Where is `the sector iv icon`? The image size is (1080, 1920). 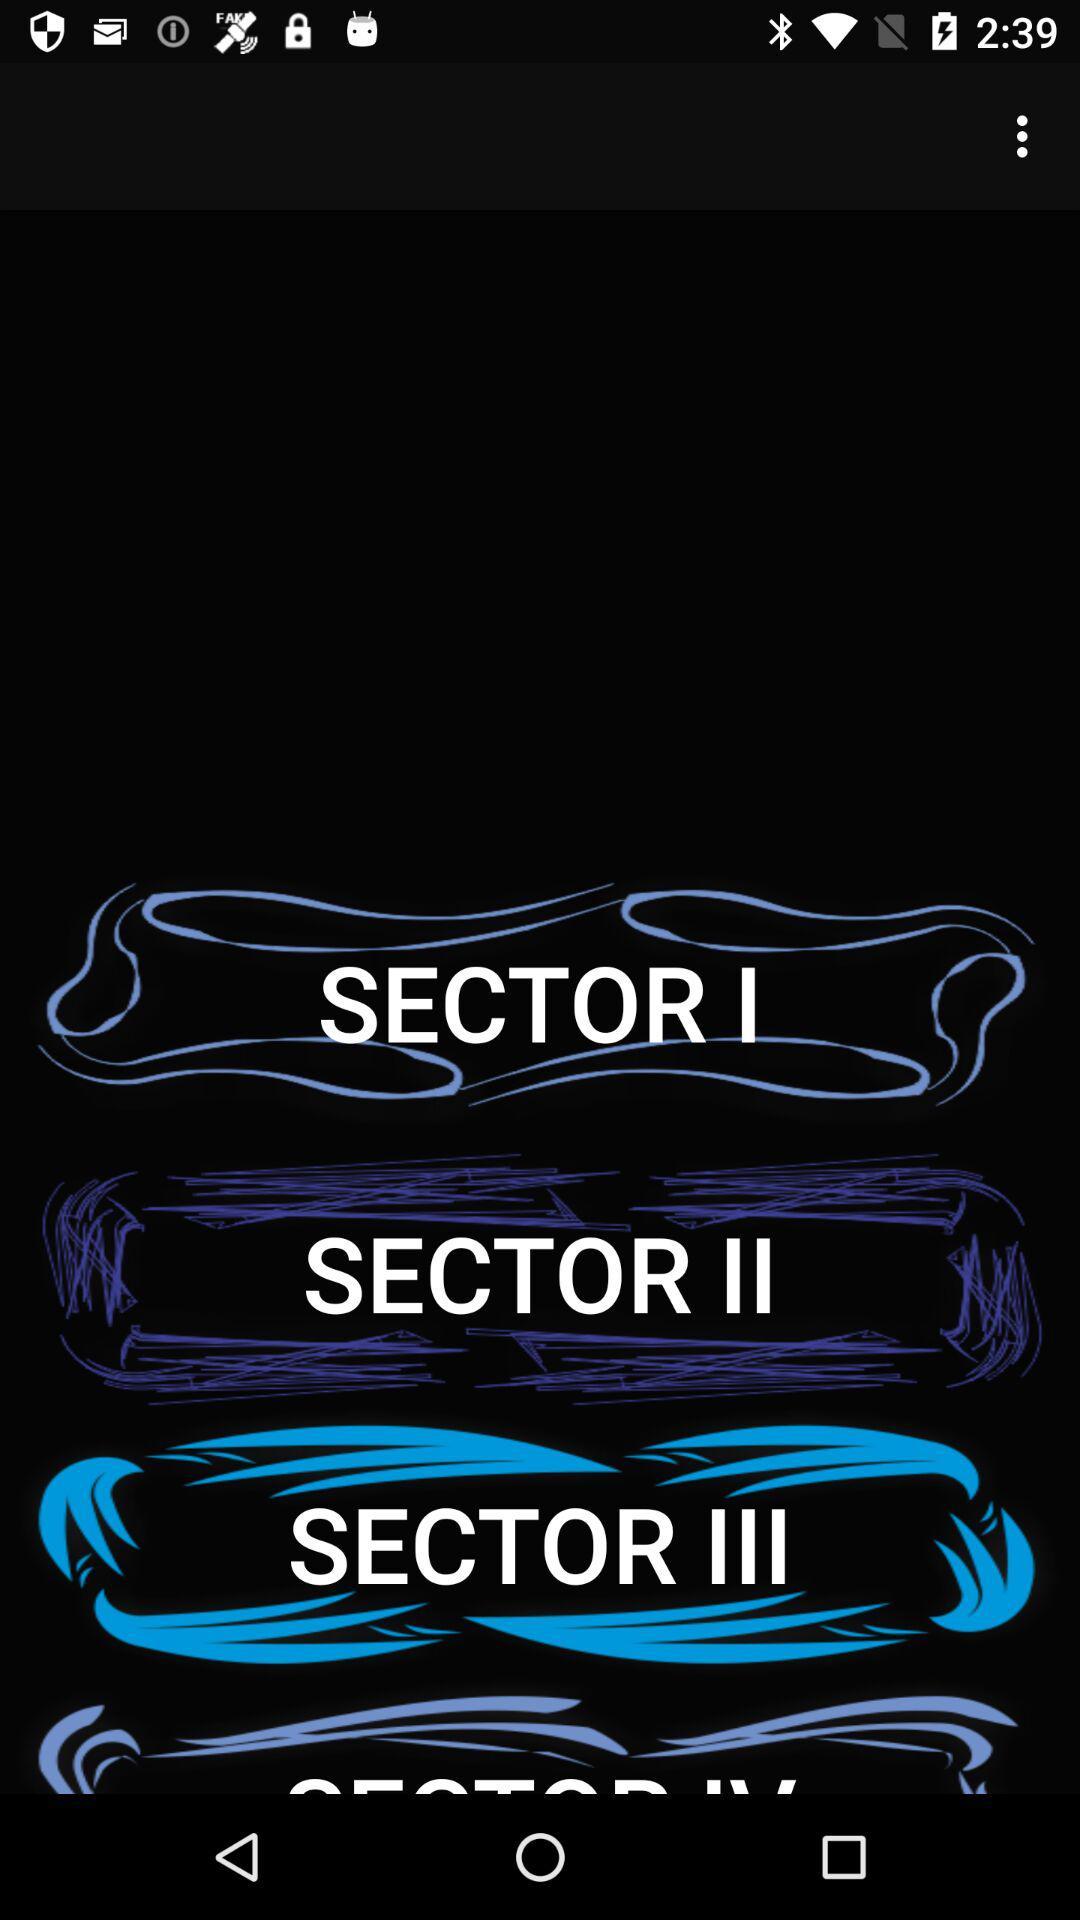 the sector iv icon is located at coordinates (540, 1735).